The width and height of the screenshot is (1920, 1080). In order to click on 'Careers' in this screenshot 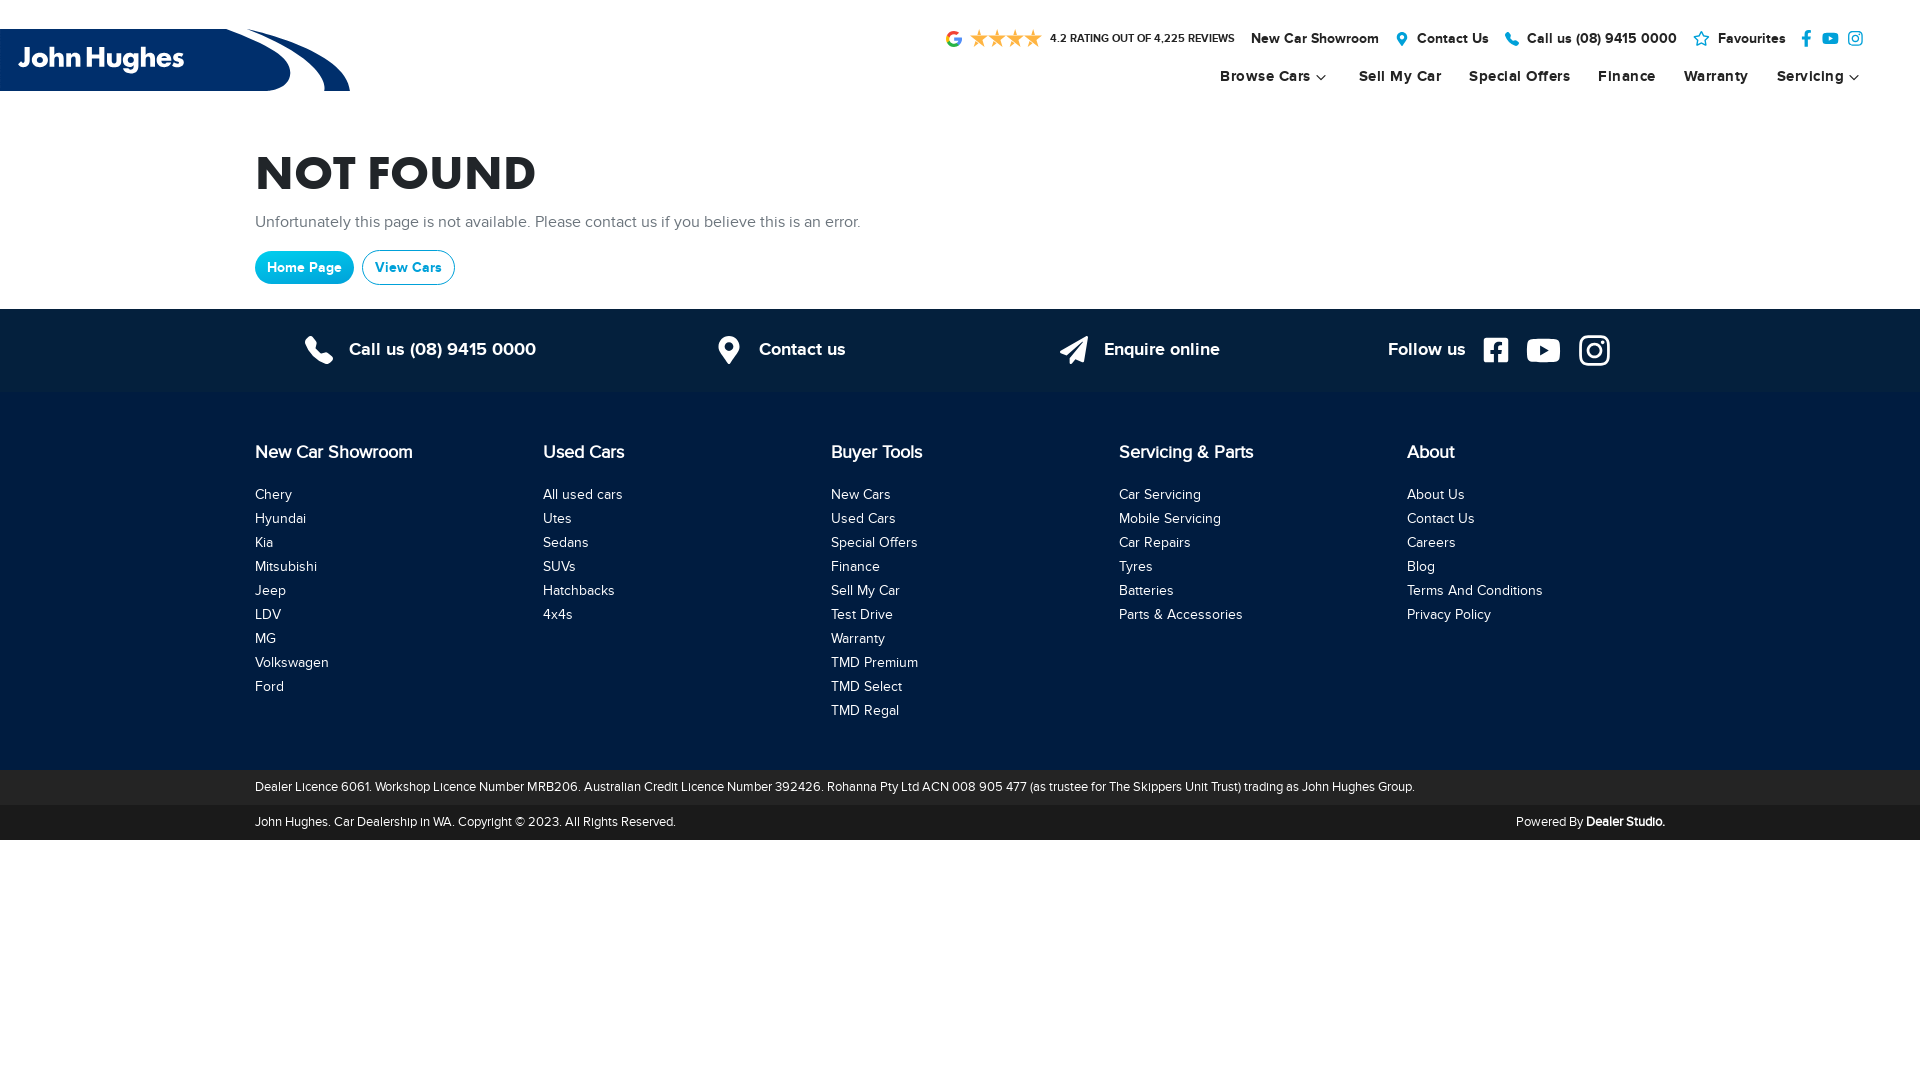, I will do `click(1430, 542)`.